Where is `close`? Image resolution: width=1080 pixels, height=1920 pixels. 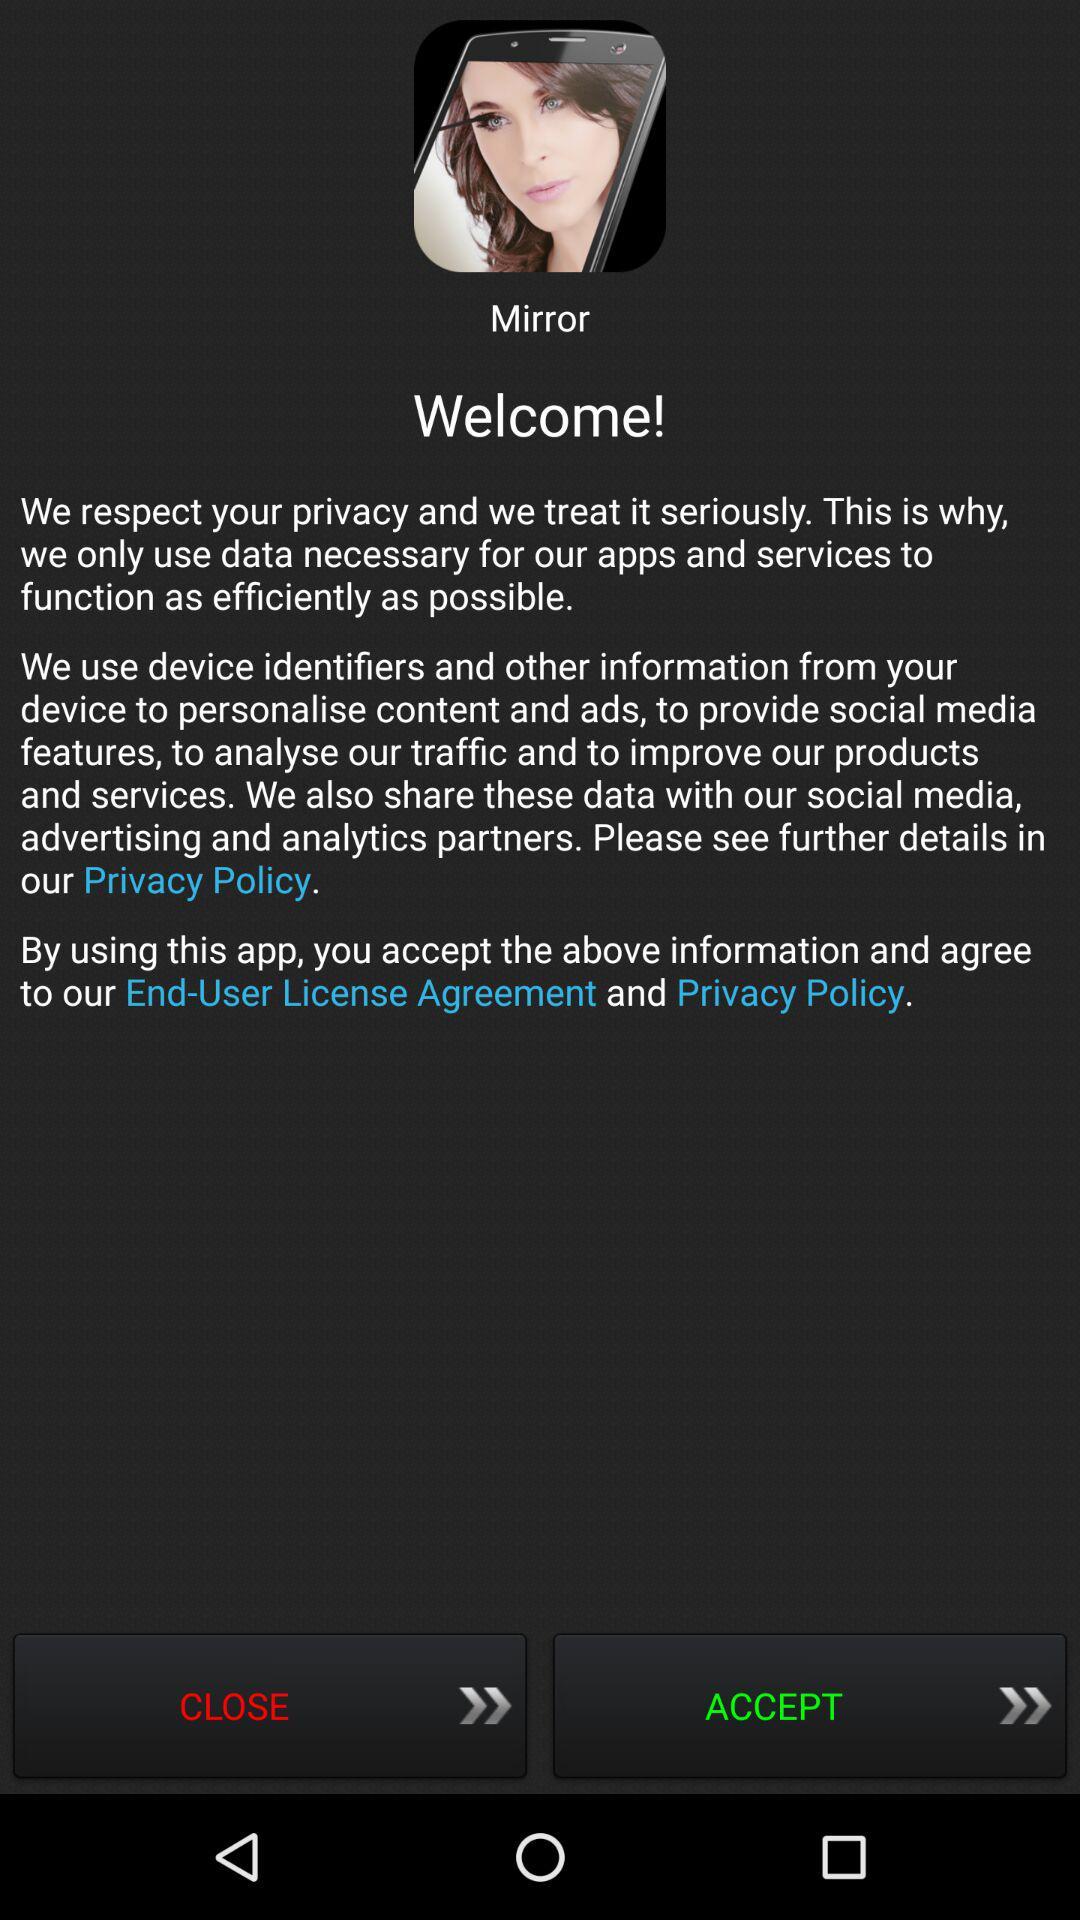
close is located at coordinates (270, 1707).